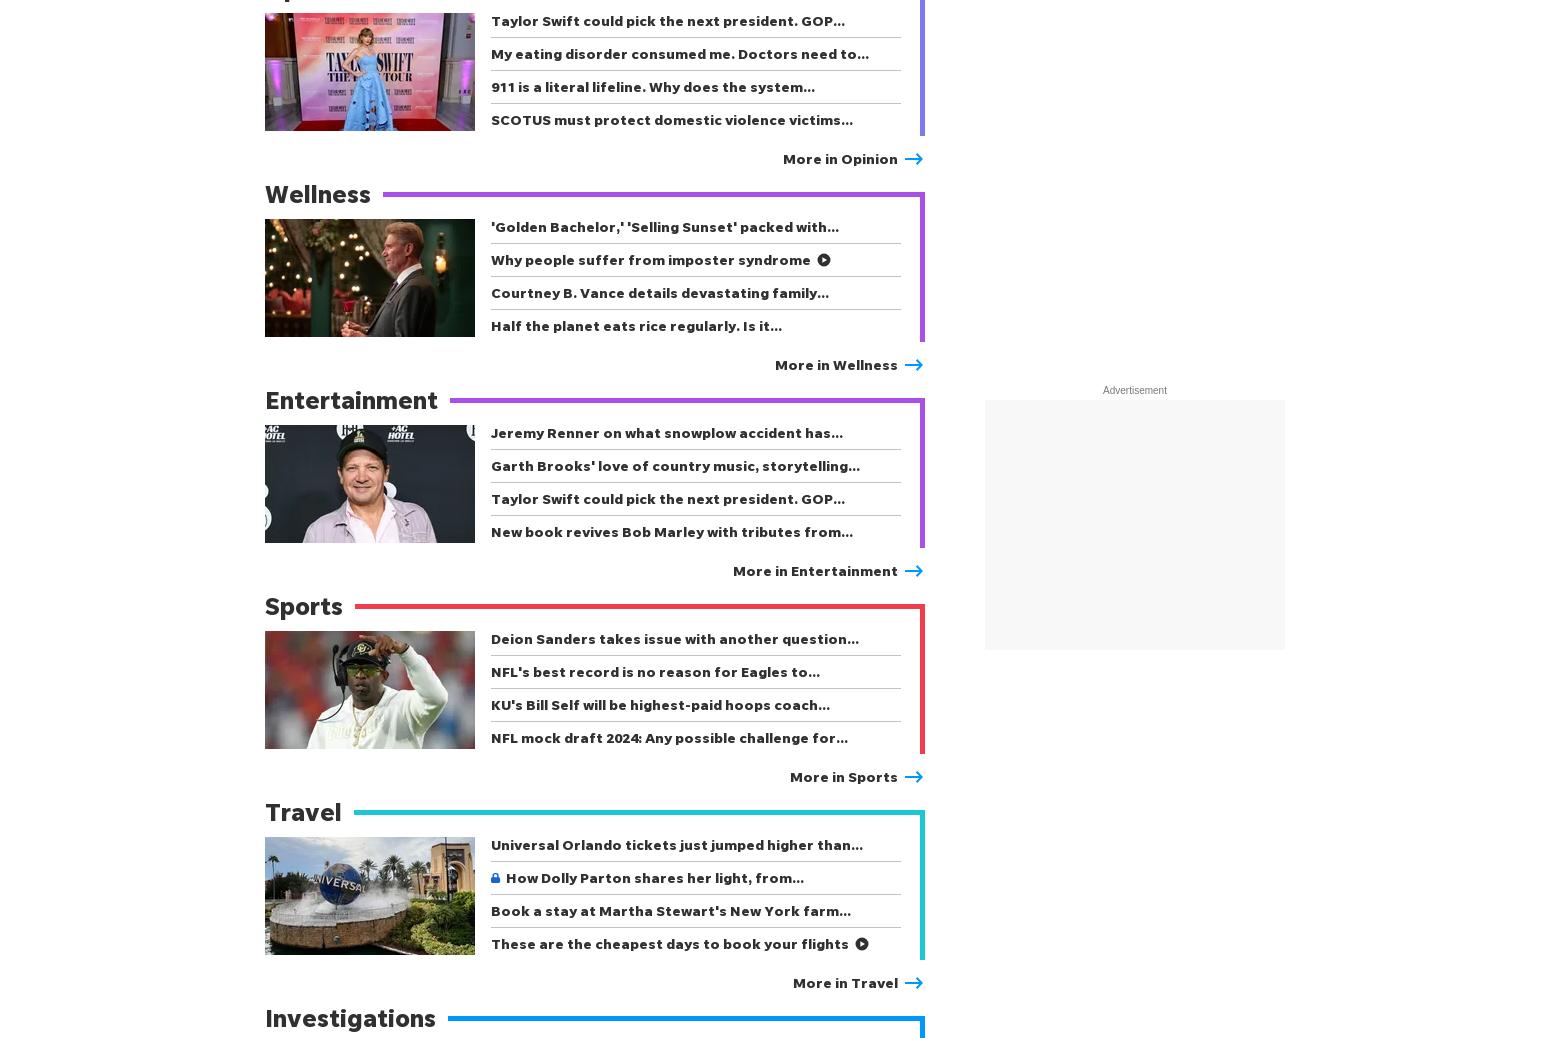 The width and height of the screenshot is (1550, 1038). Describe the element at coordinates (663, 225) in the screenshot. I see `''Golden Bachelor,' 'Selling Sunset' packed with…'` at that location.